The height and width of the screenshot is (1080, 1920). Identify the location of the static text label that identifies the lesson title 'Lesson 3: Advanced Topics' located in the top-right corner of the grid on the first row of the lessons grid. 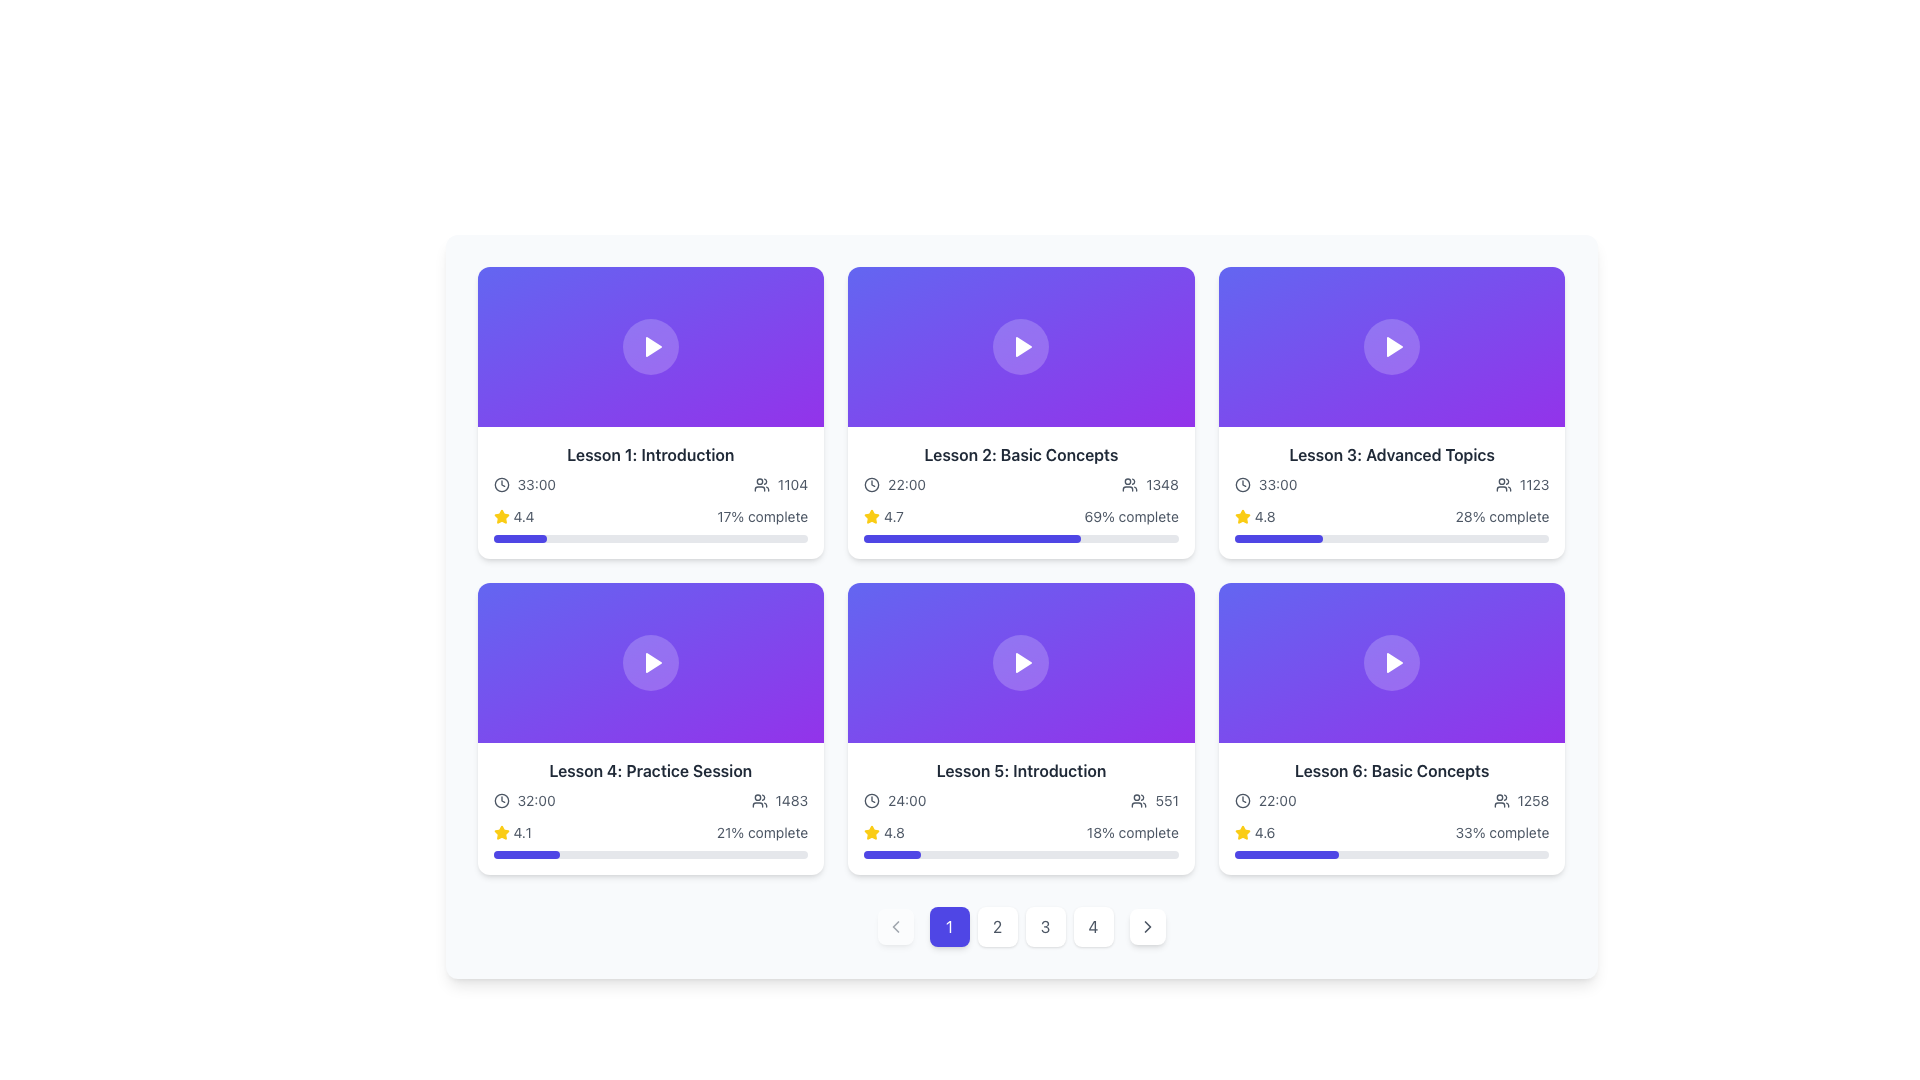
(1391, 455).